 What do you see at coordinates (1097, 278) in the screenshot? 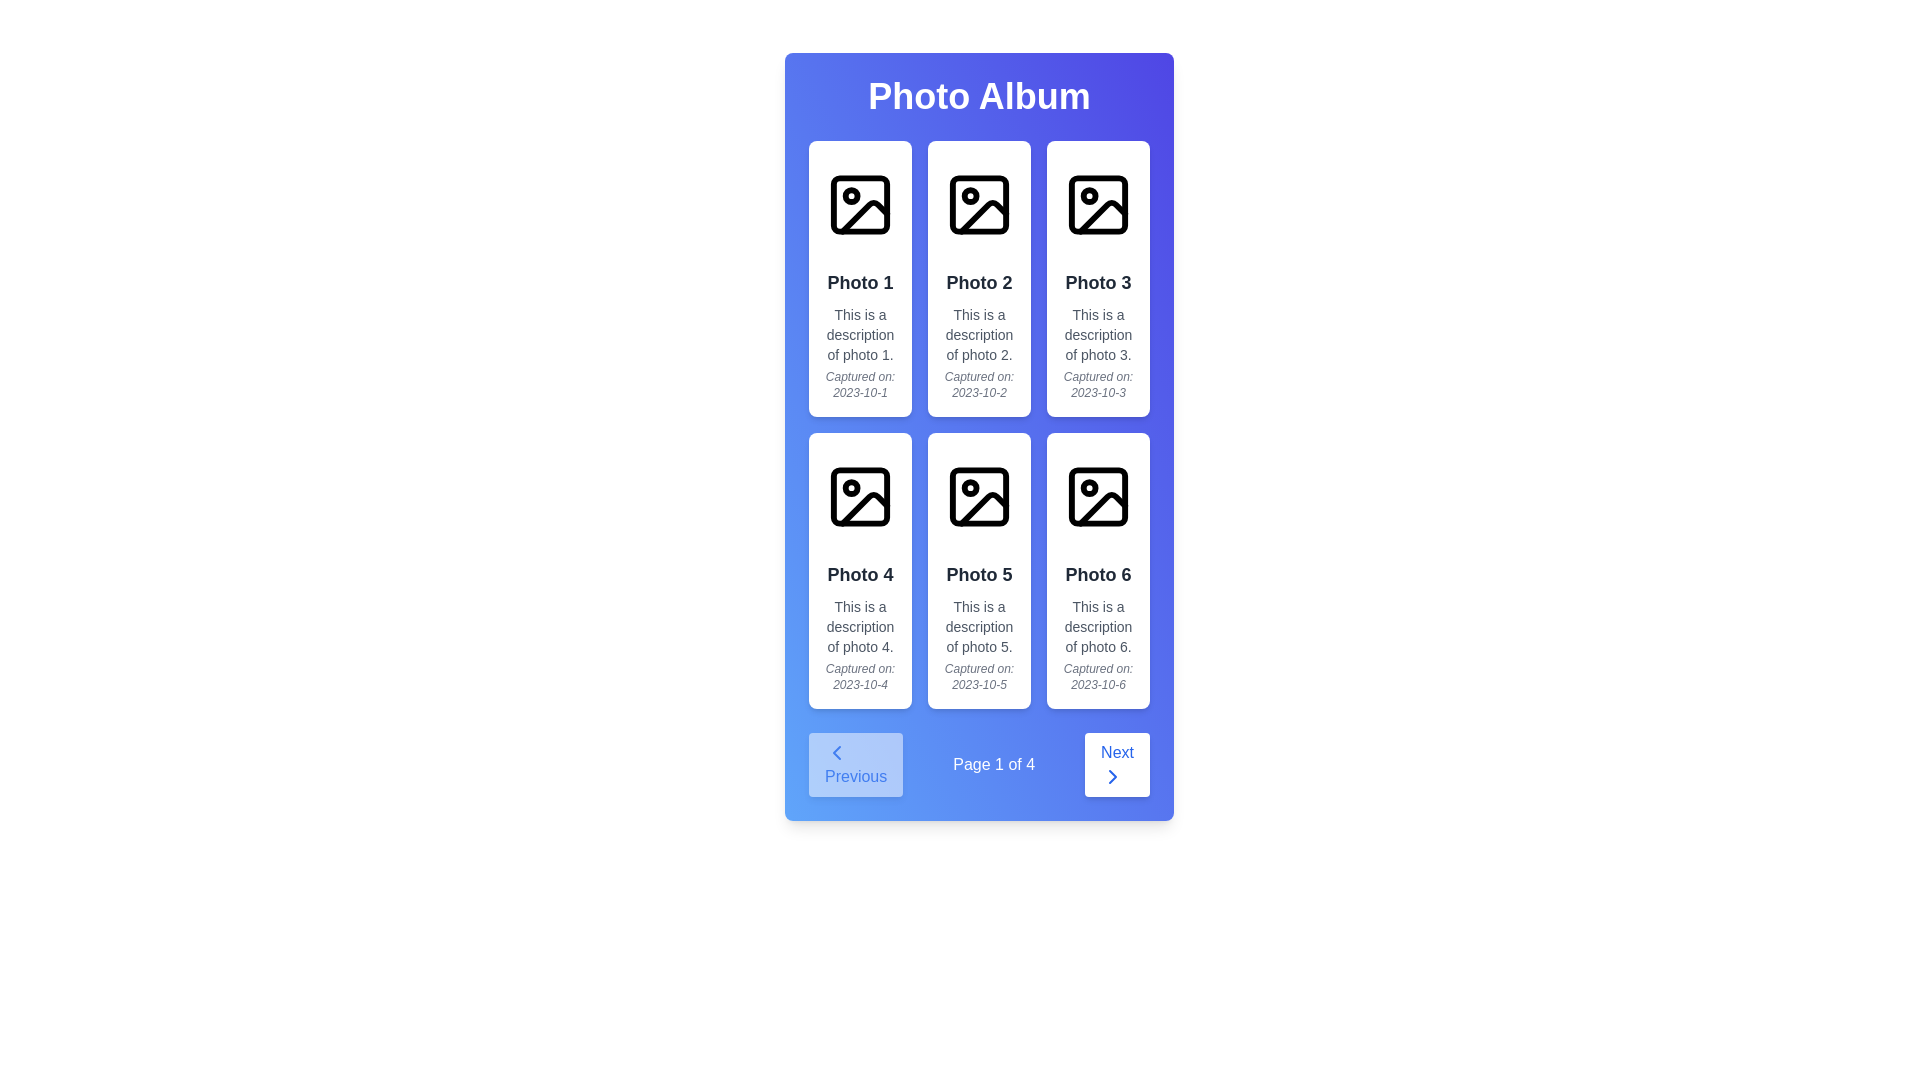
I see `the card titled 'Photo 3' in the top-right position of the 3x2 grid` at bounding box center [1097, 278].